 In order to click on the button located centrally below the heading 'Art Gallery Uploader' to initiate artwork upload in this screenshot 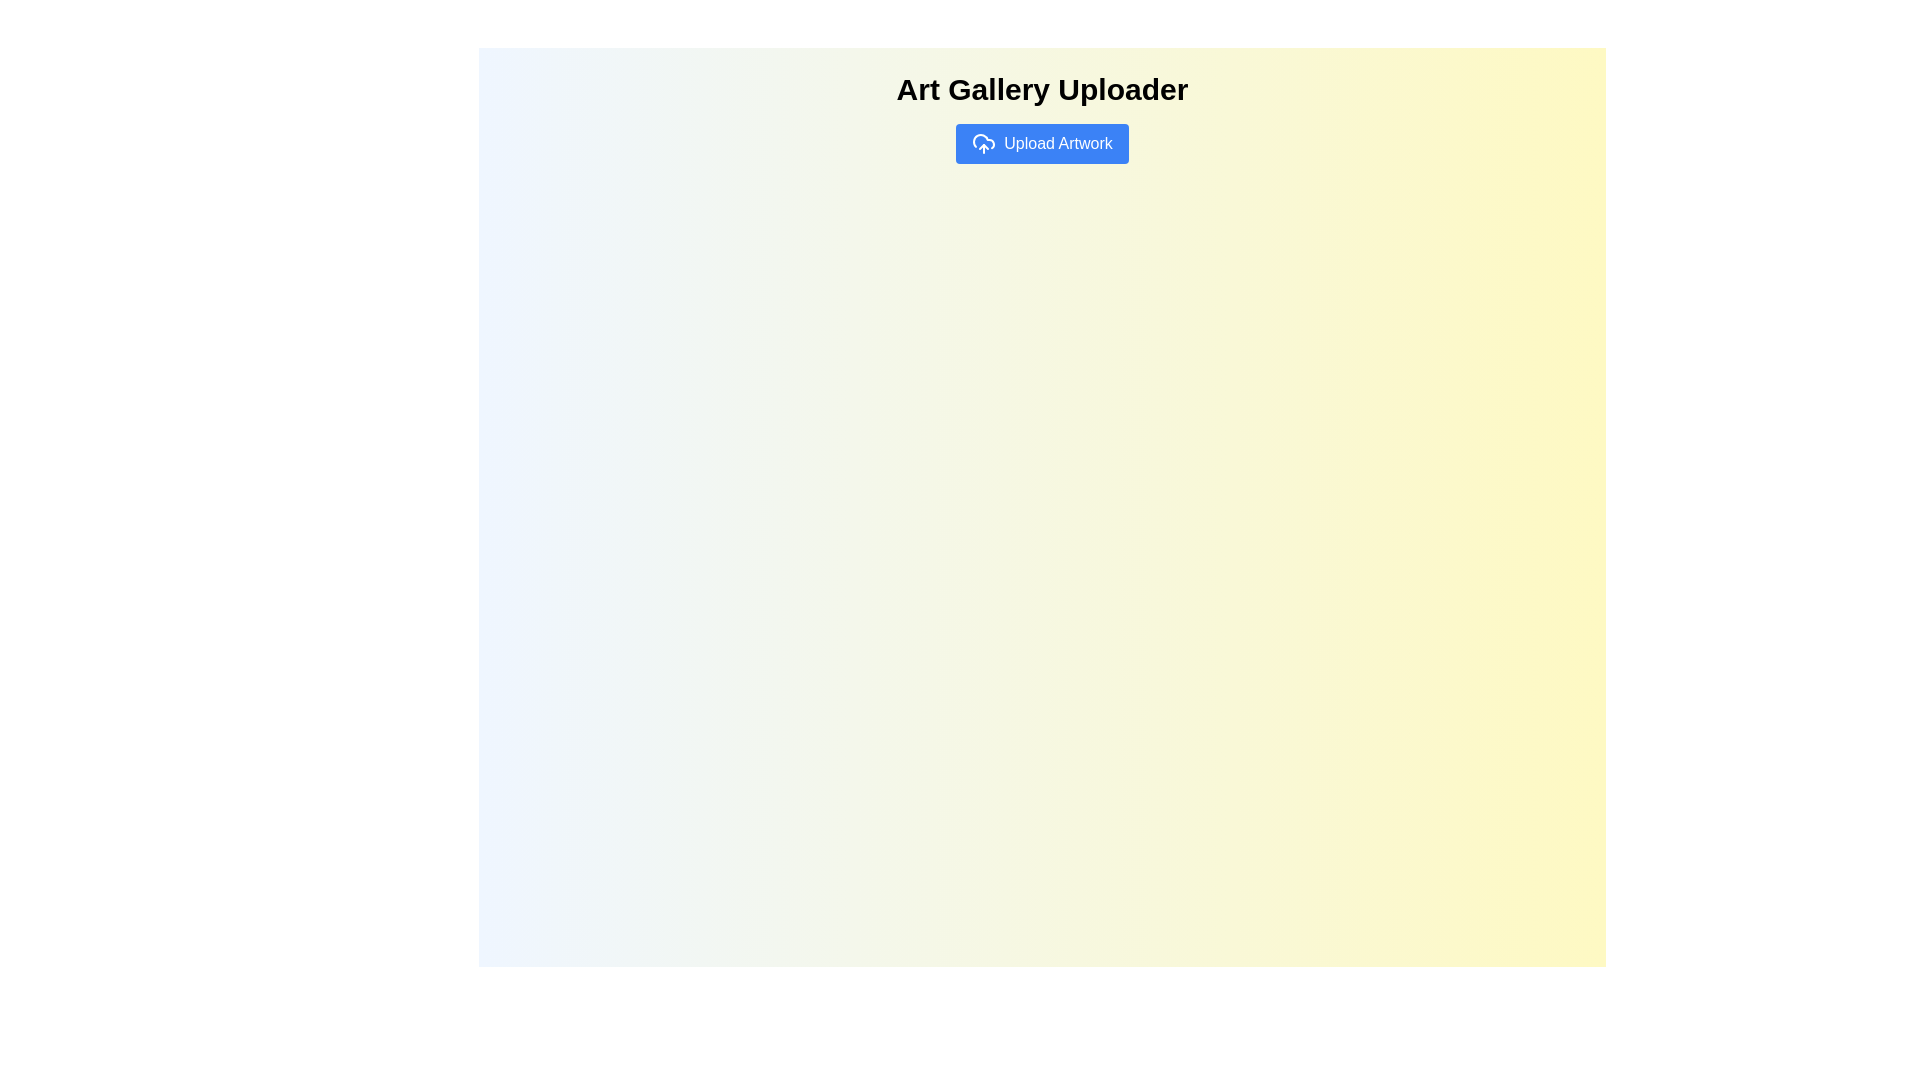, I will do `click(1041, 142)`.